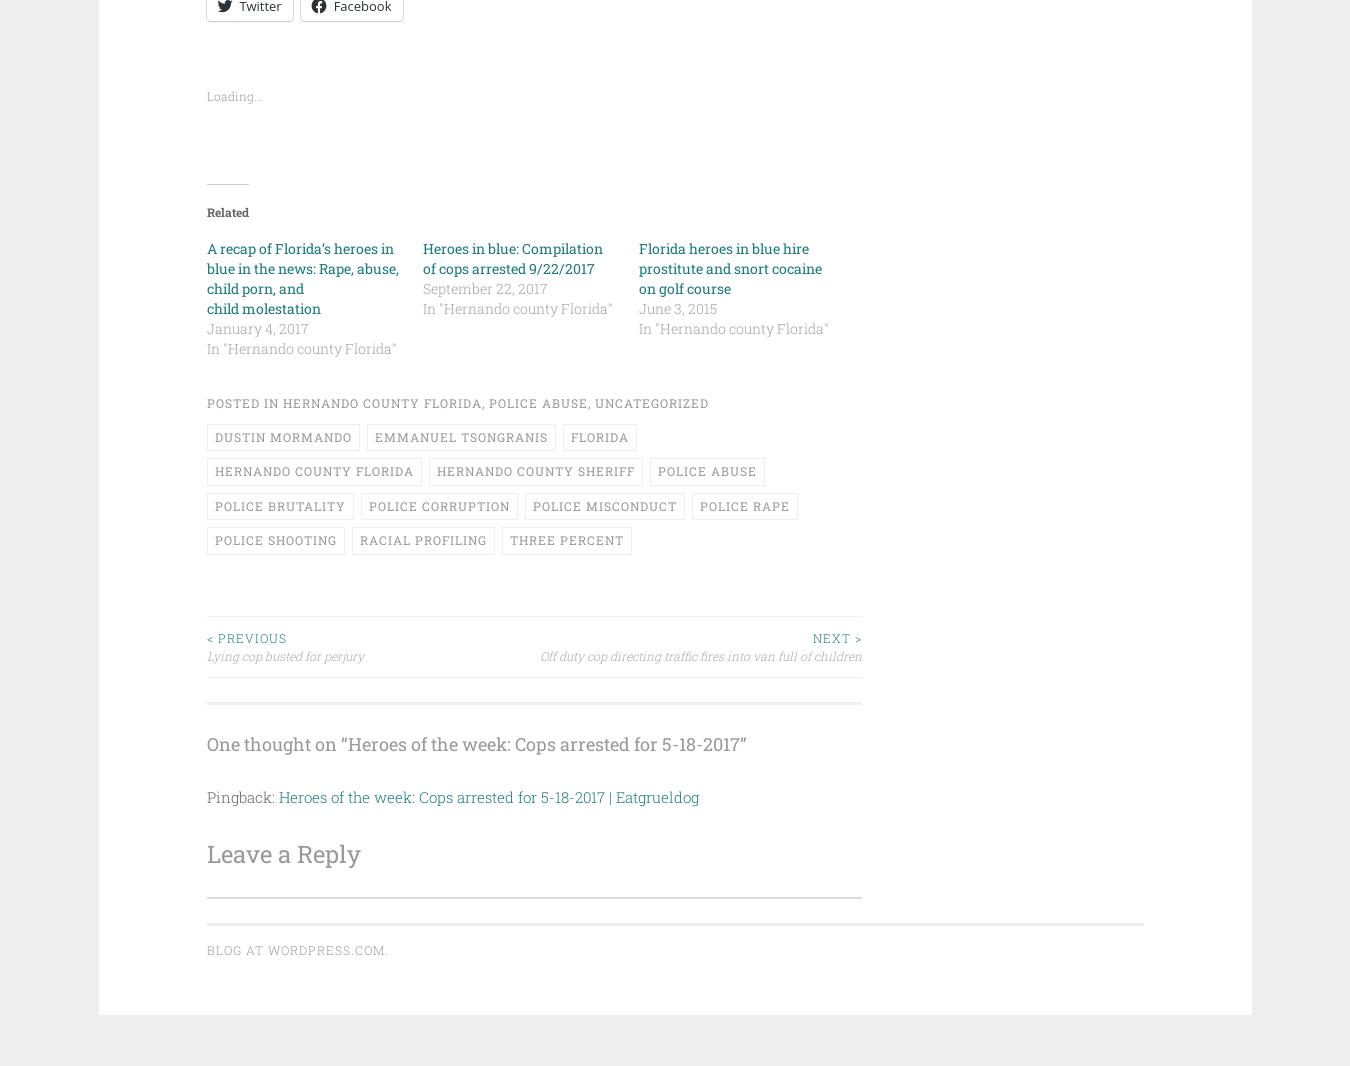 This screenshot has width=1350, height=1066. I want to click on 'Heroes of the week: Cops arrested for 5-18-2017 | Eatgrueldog', so click(487, 794).